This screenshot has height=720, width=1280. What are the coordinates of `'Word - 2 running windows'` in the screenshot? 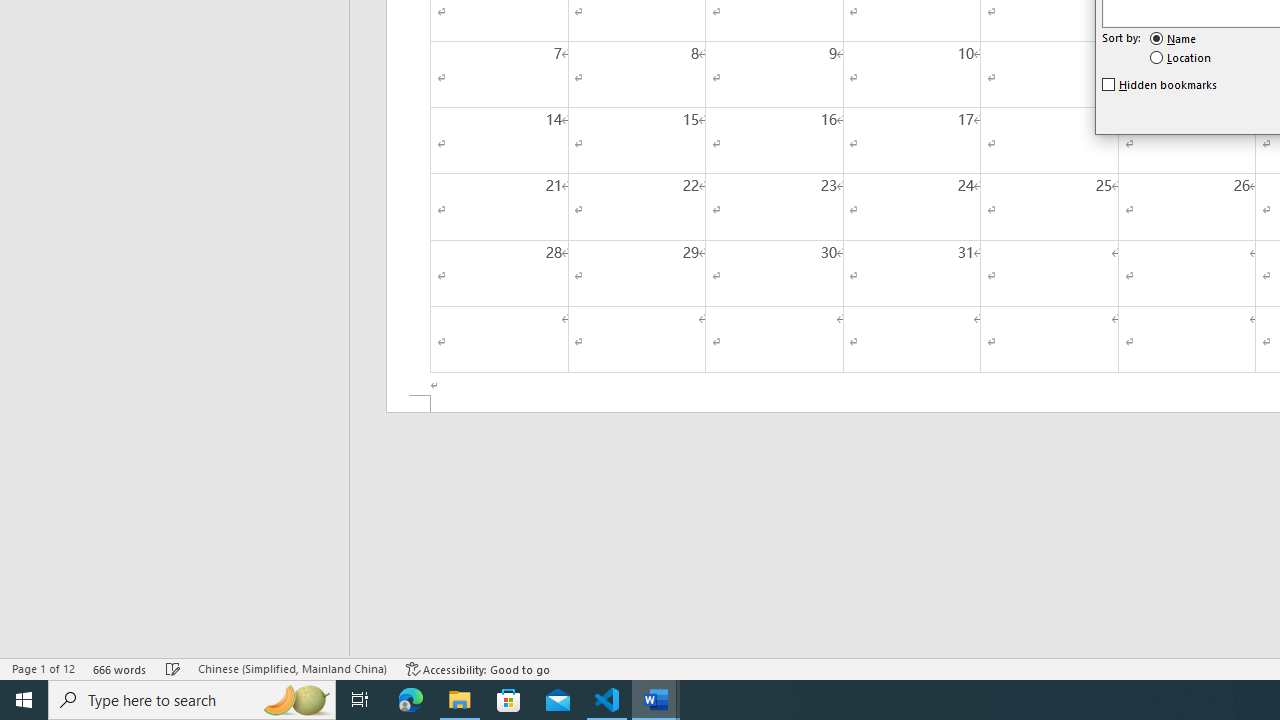 It's located at (656, 698).